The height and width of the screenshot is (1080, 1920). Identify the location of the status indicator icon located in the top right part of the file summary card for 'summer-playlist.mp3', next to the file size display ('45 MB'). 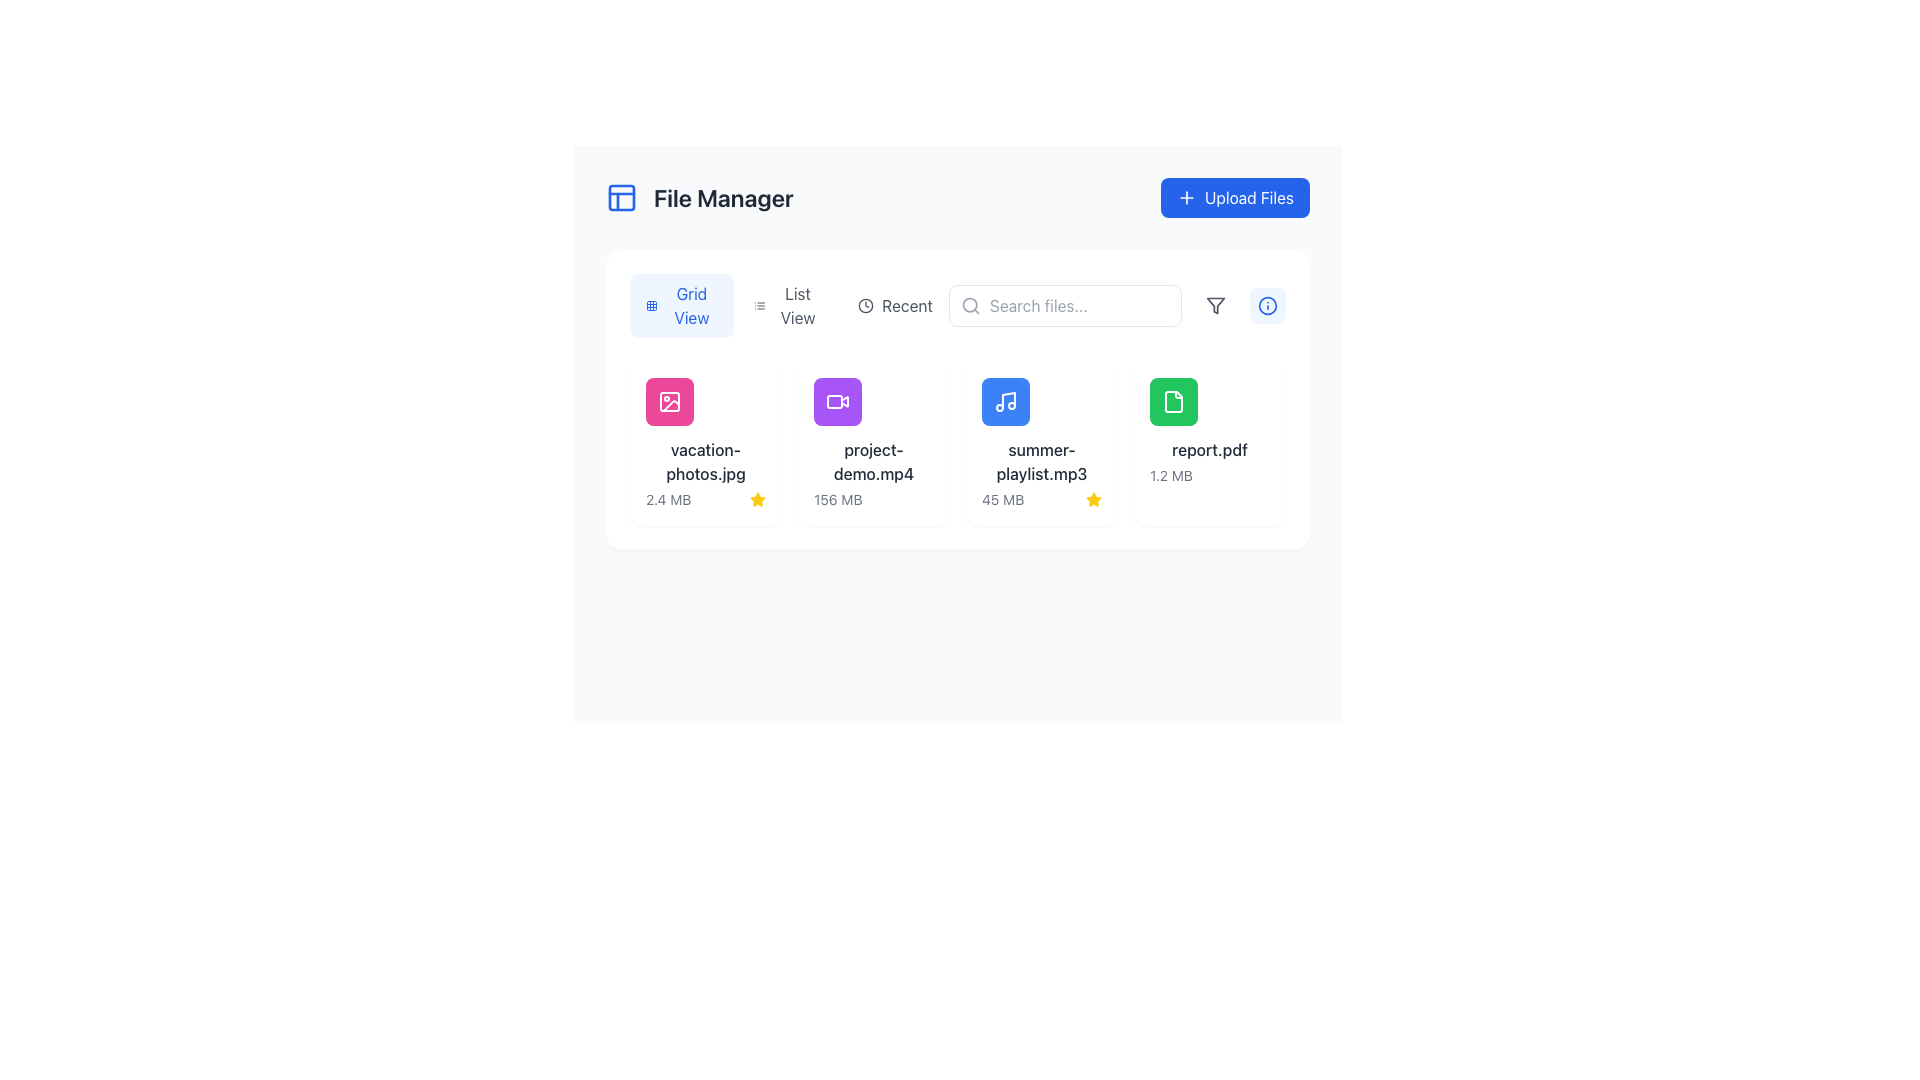
(1093, 499).